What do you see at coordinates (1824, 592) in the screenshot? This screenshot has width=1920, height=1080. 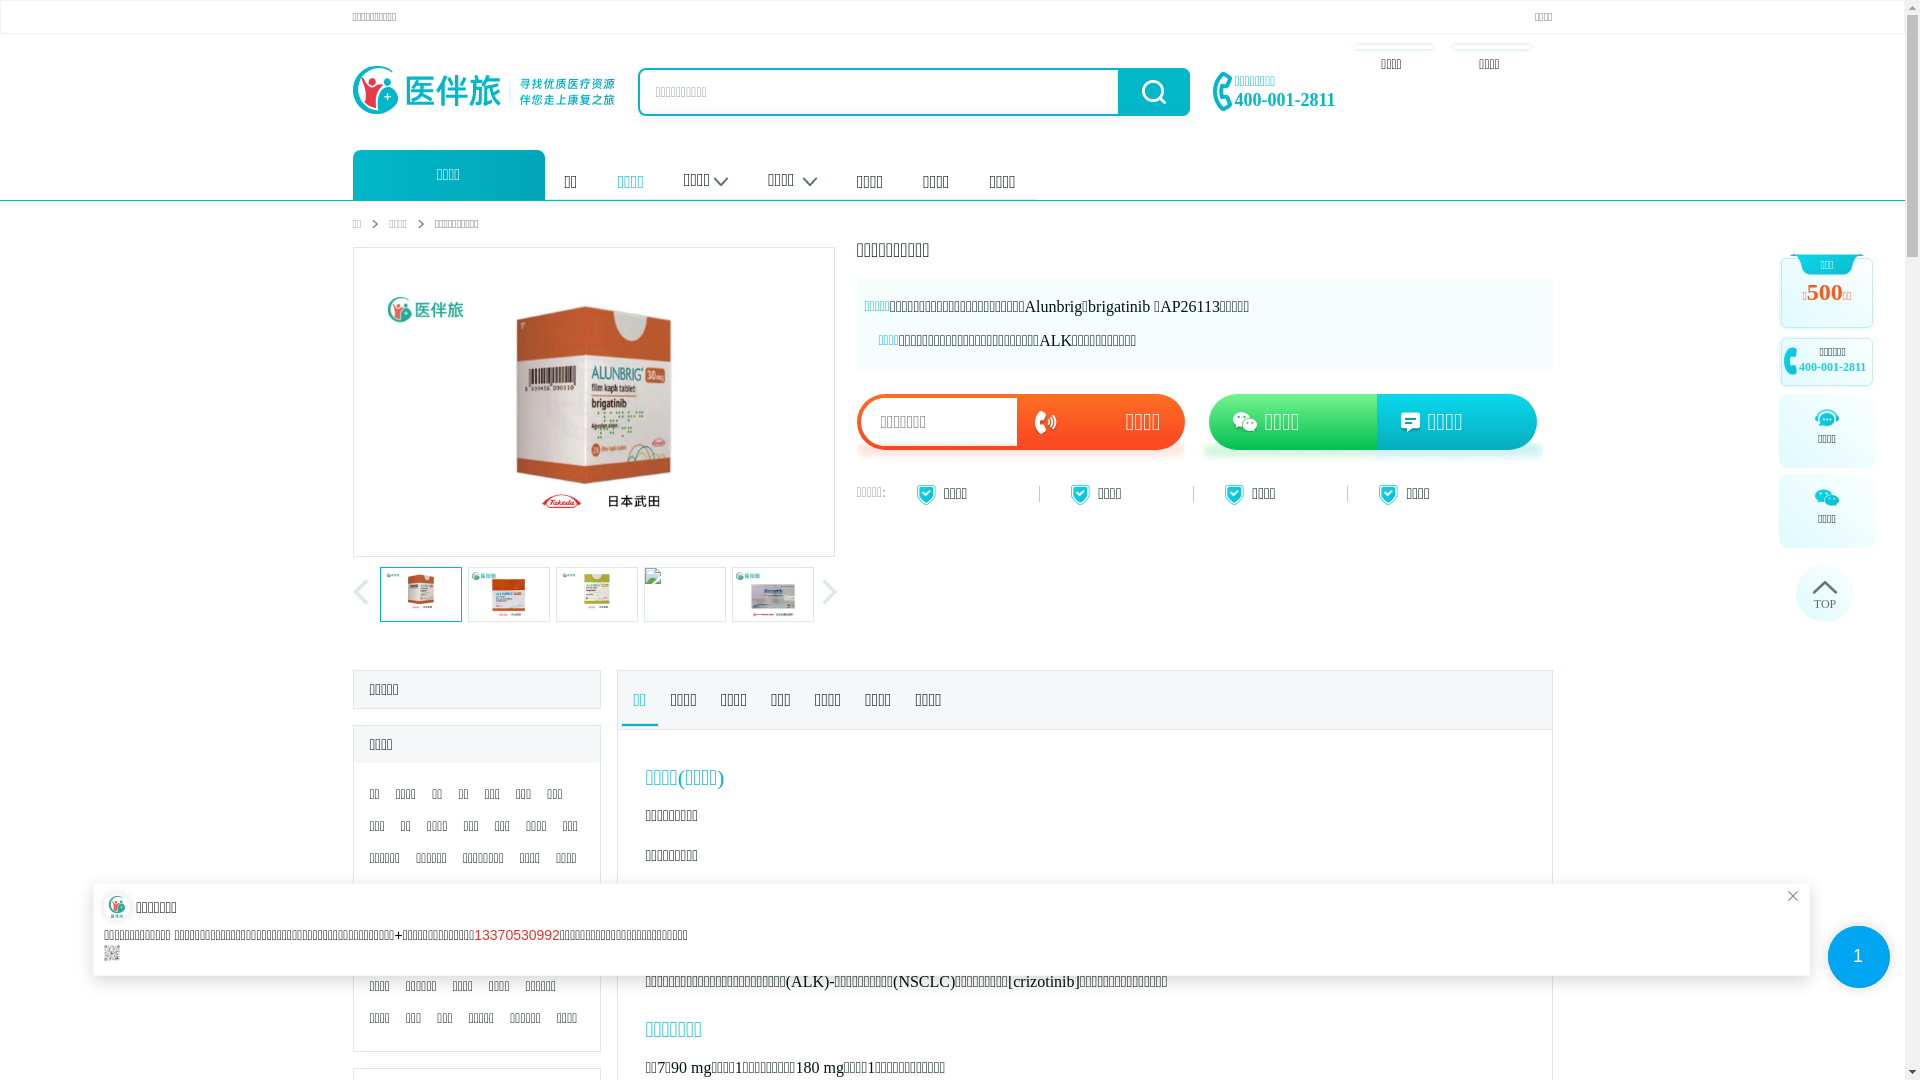 I see `'TOP'` at bounding box center [1824, 592].